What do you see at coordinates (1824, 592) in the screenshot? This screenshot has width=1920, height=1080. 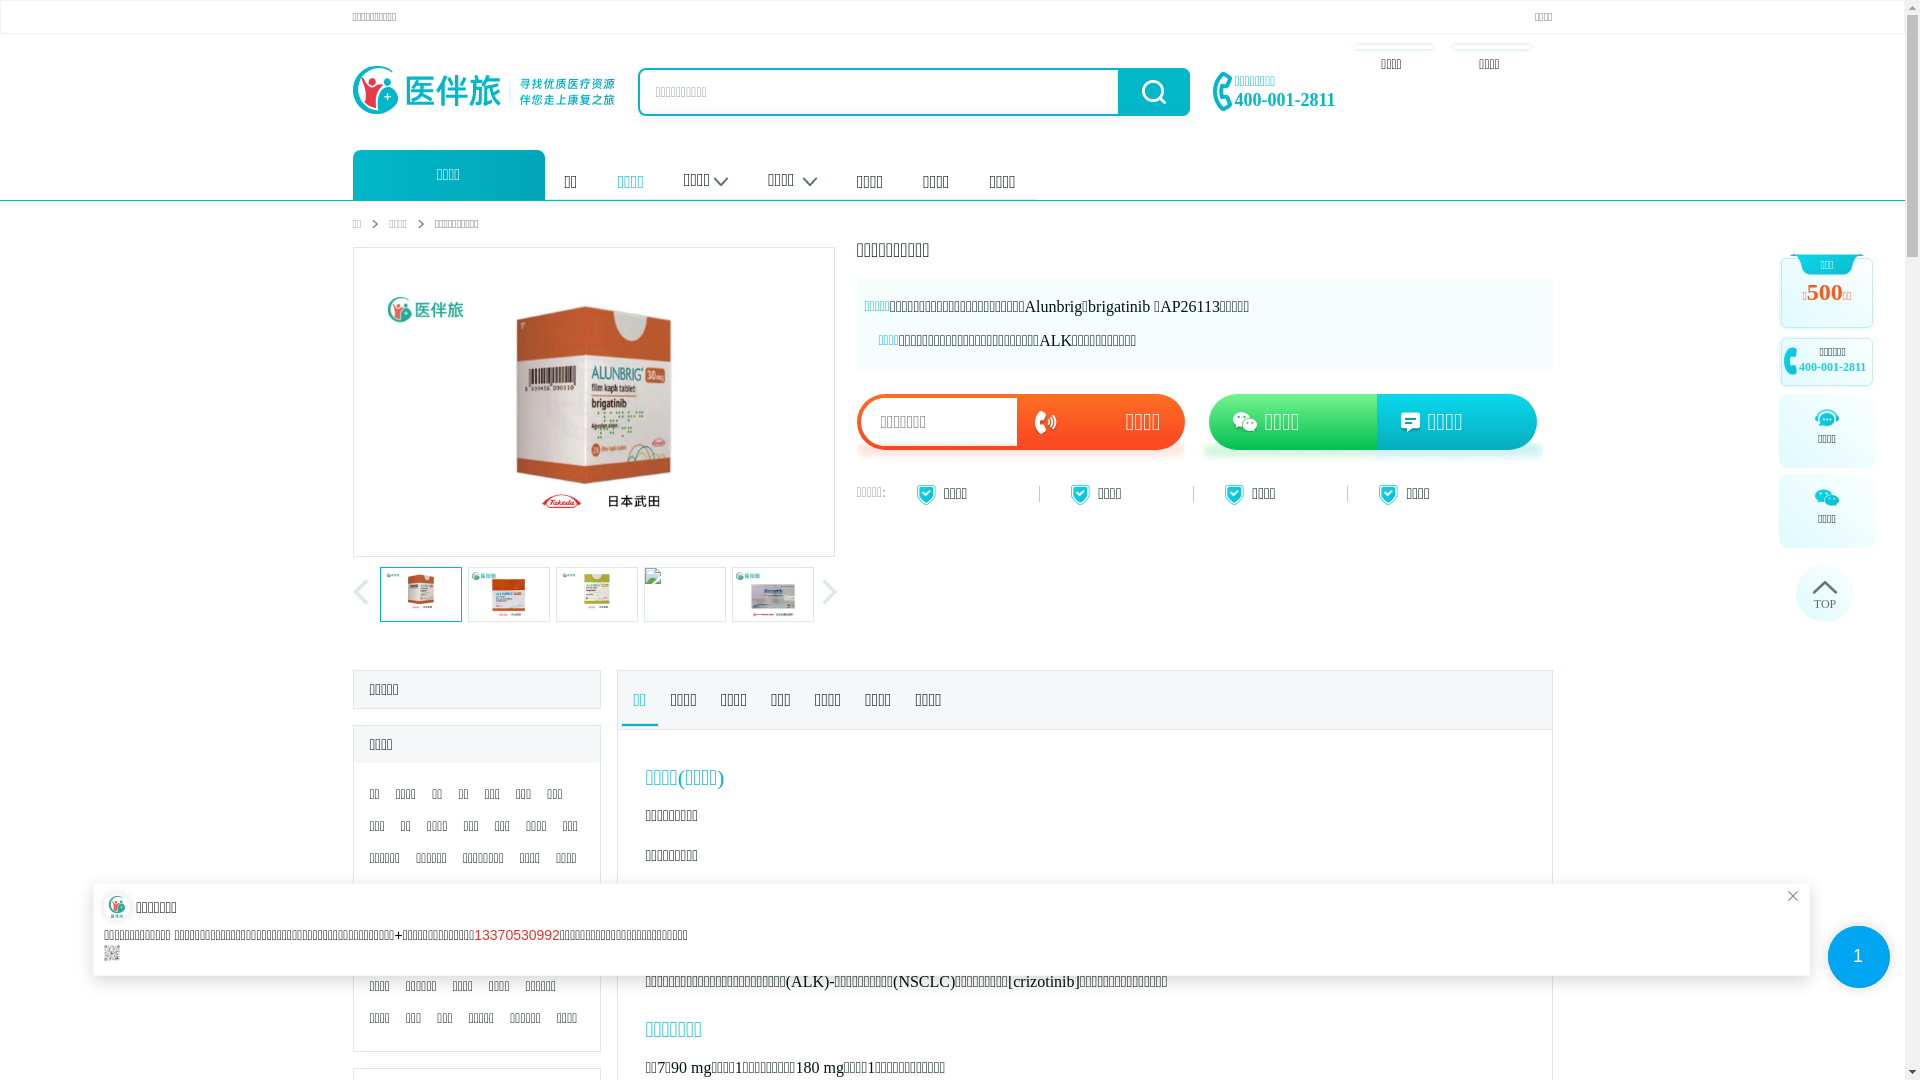 I see `'TOP'` at bounding box center [1824, 592].